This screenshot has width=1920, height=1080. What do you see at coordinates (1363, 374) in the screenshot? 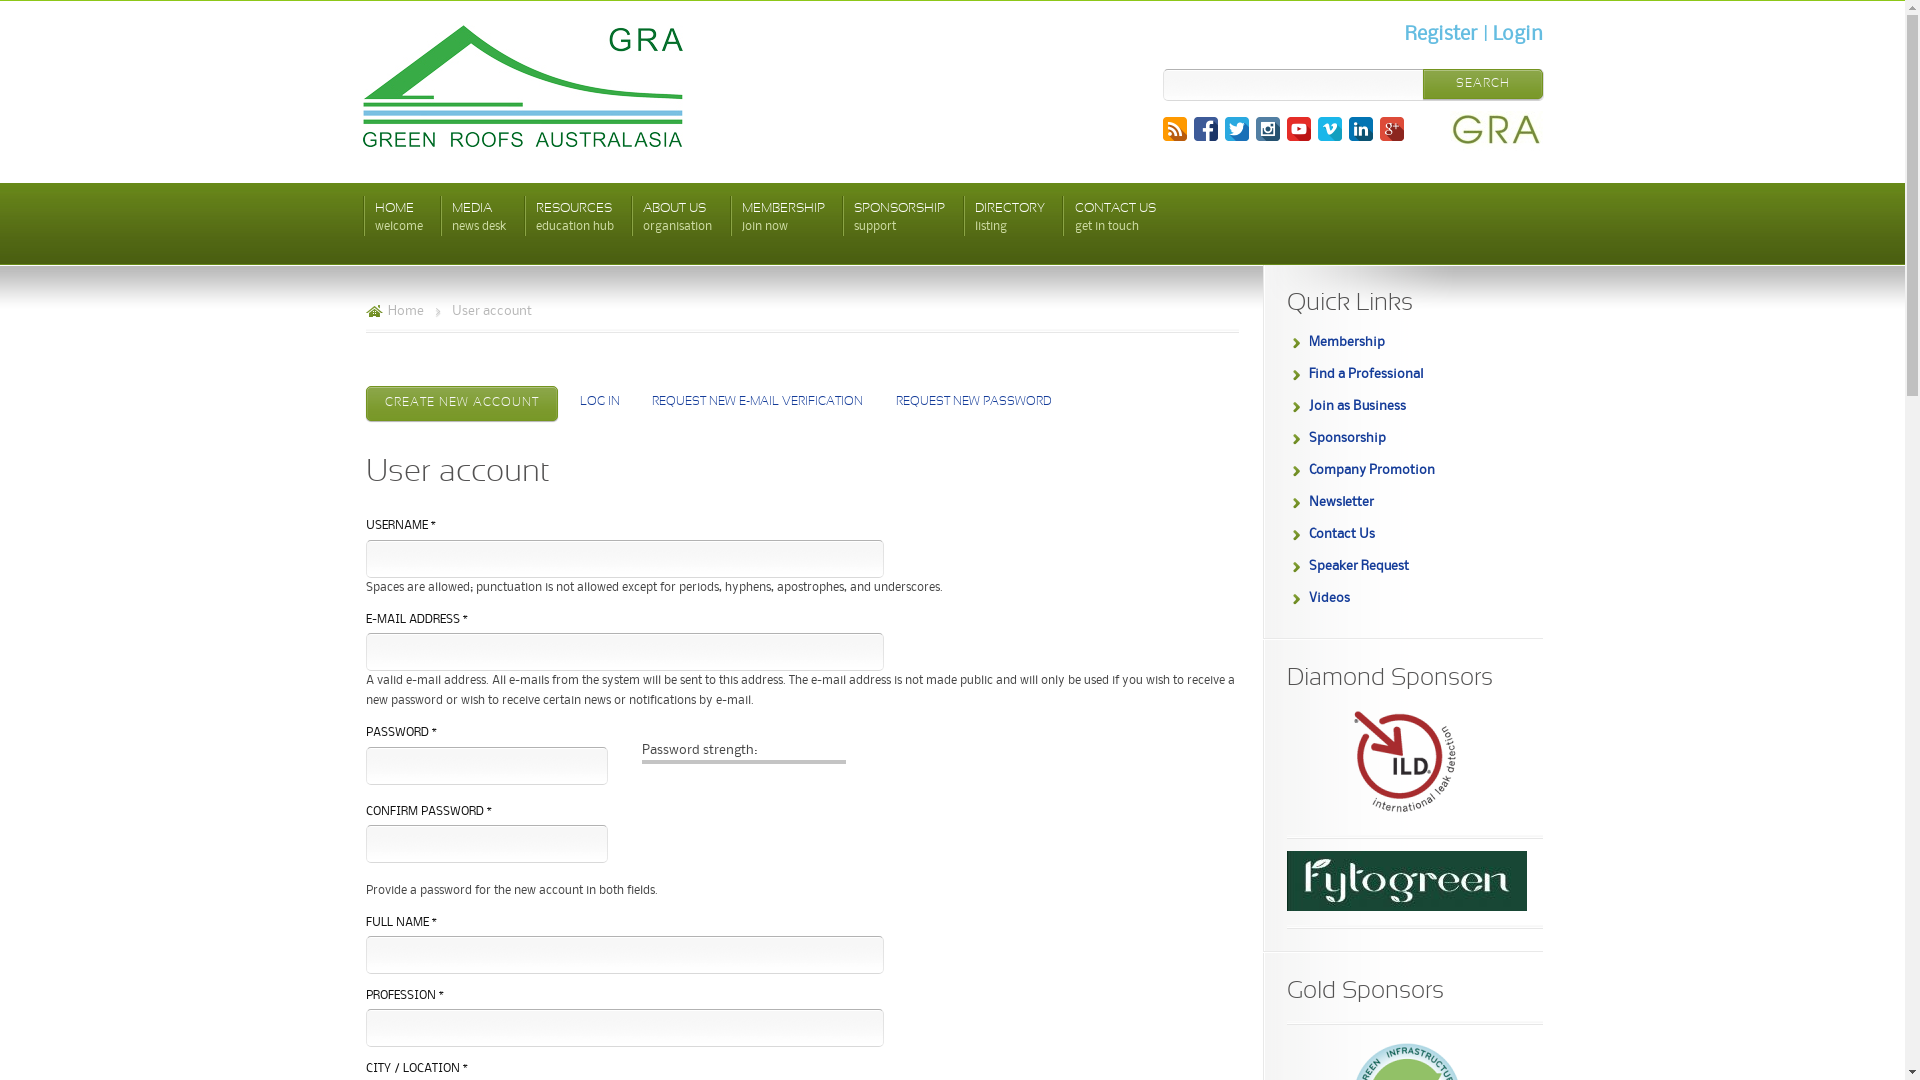
I see `'Find a Professional'` at bounding box center [1363, 374].